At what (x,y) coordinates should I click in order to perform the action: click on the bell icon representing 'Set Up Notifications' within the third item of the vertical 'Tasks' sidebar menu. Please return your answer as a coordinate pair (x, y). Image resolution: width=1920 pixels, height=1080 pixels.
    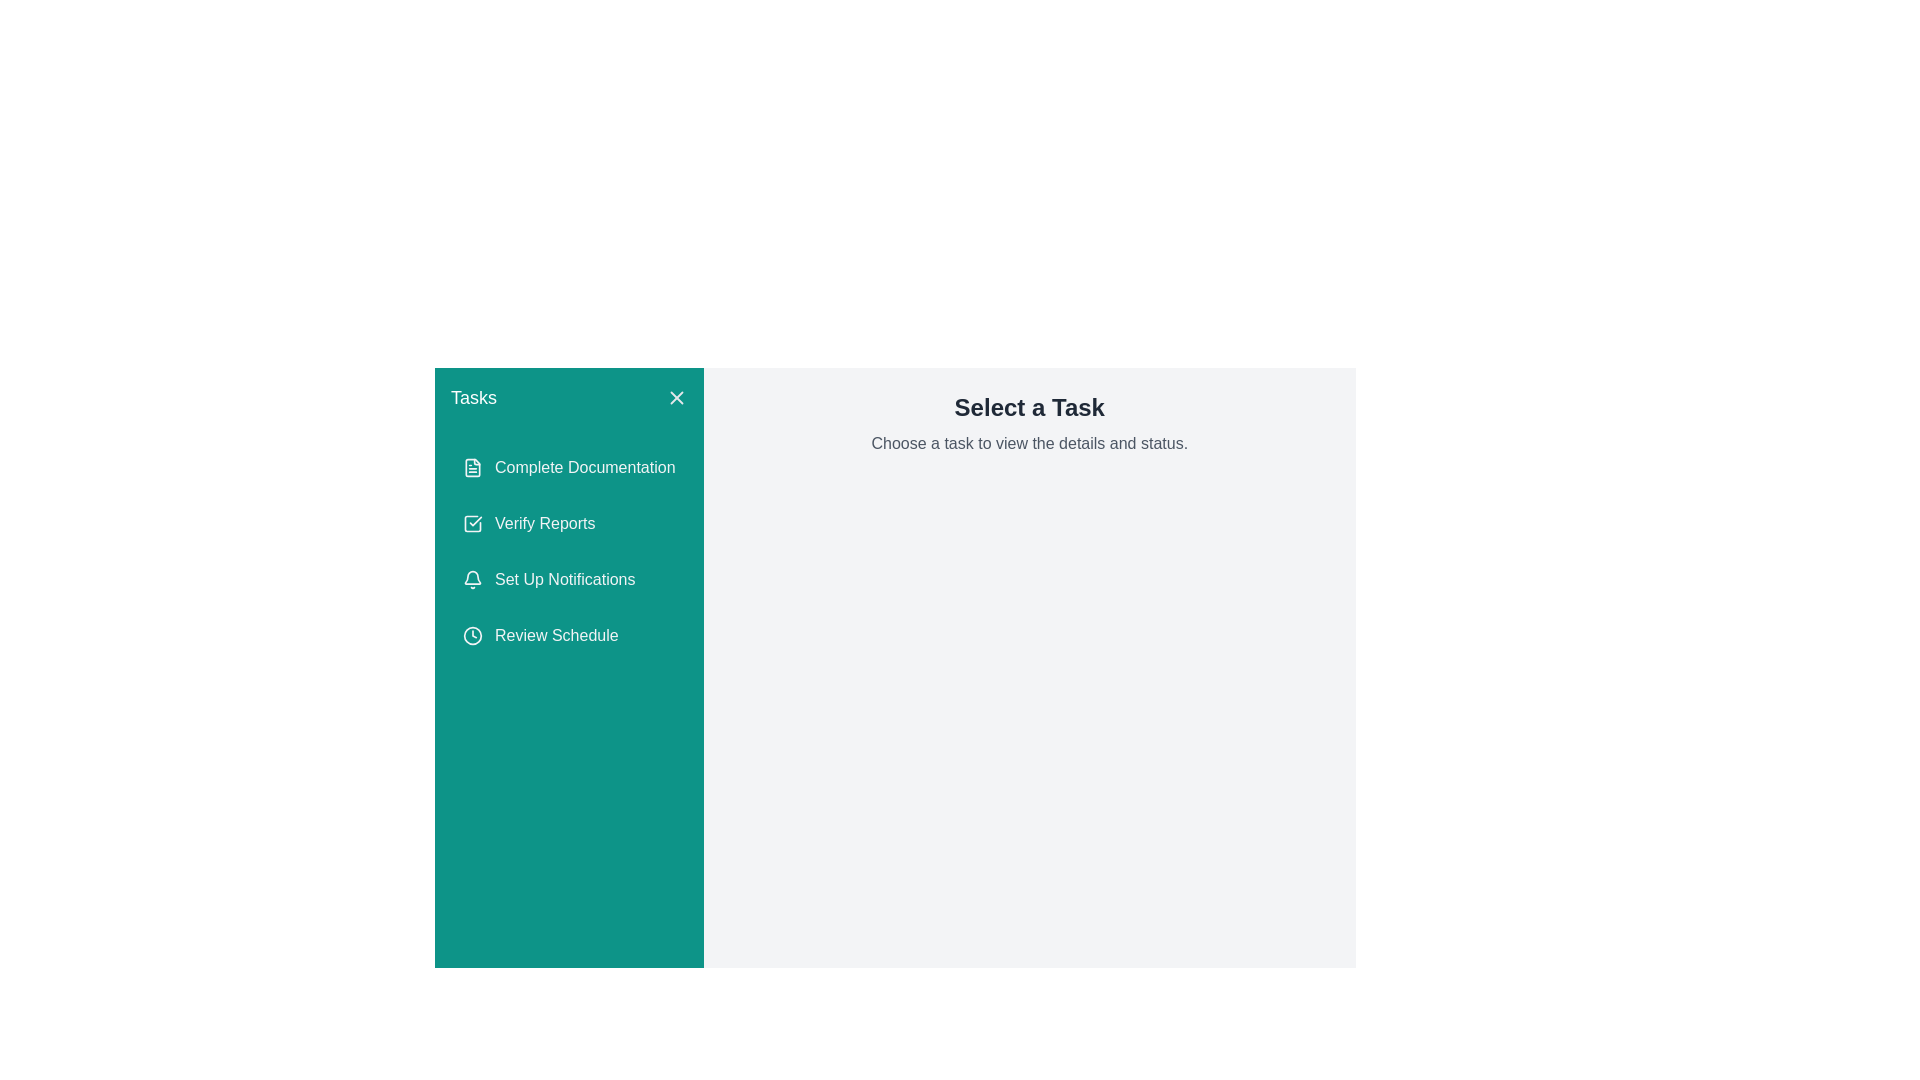
    Looking at the image, I should click on (472, 577).